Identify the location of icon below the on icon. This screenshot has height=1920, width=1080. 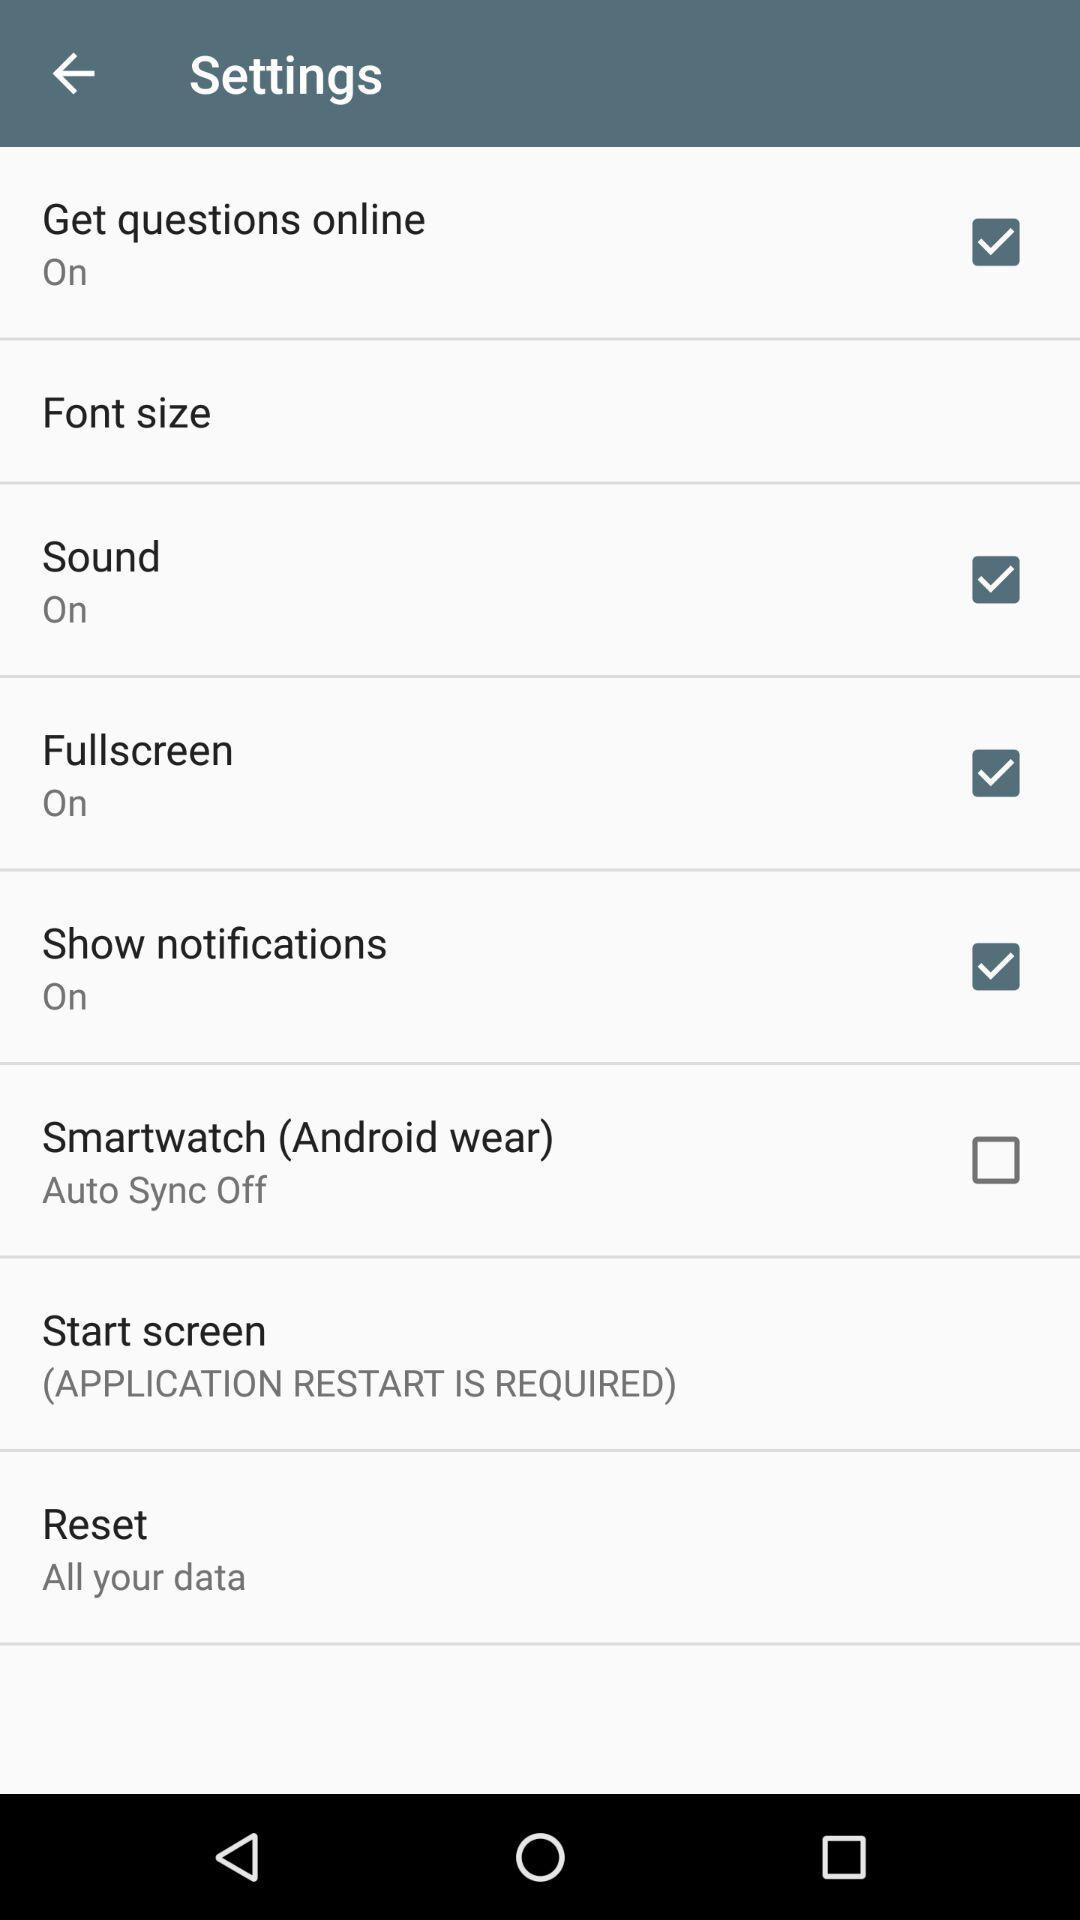
(137, 747).